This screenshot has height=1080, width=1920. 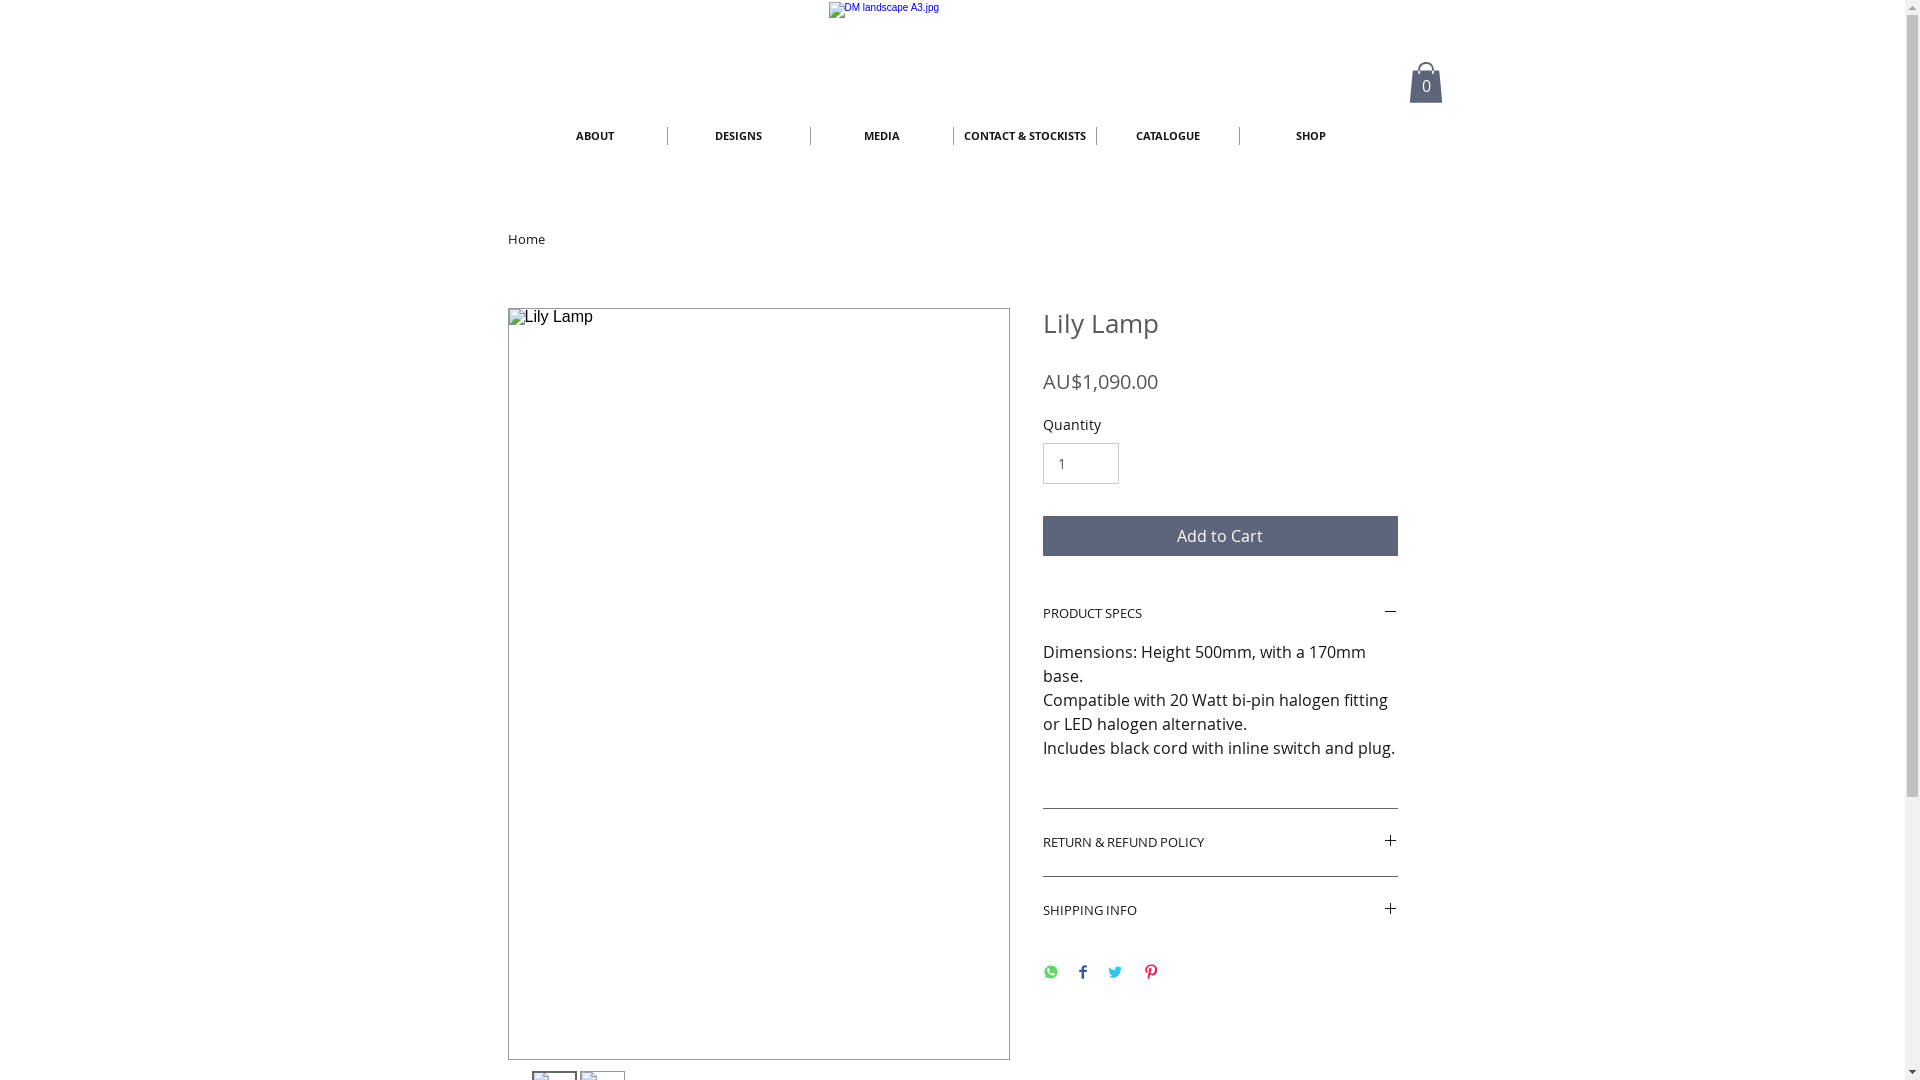 What do you see at coordinates (880, 135) in the screenshot?
I see `'MEDIA'` at bounding box center [880, 135].